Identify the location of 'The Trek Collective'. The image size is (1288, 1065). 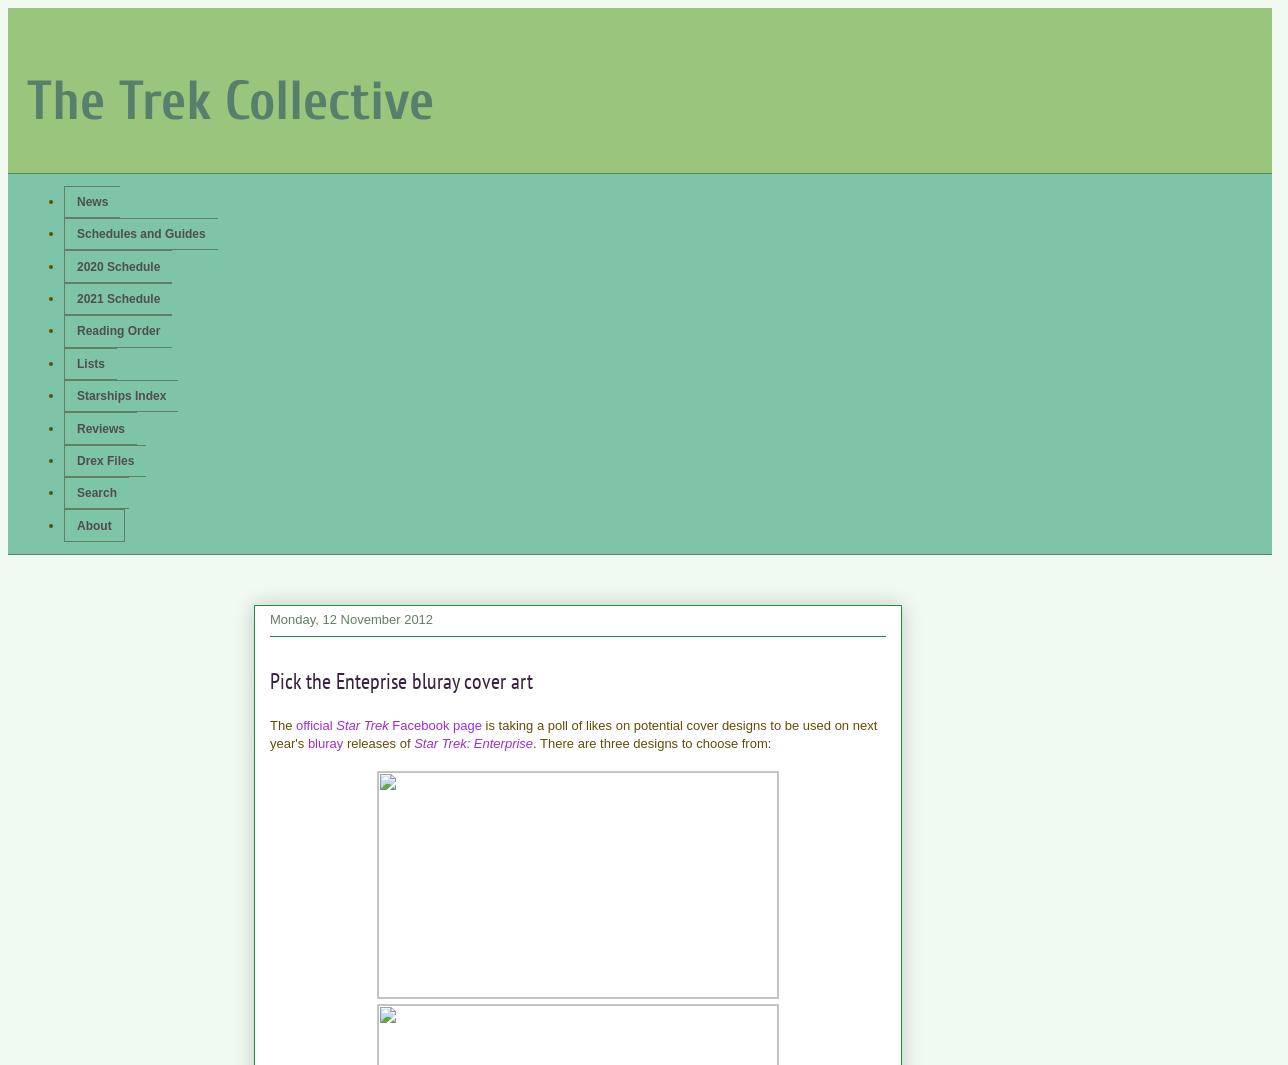
(230, 99).